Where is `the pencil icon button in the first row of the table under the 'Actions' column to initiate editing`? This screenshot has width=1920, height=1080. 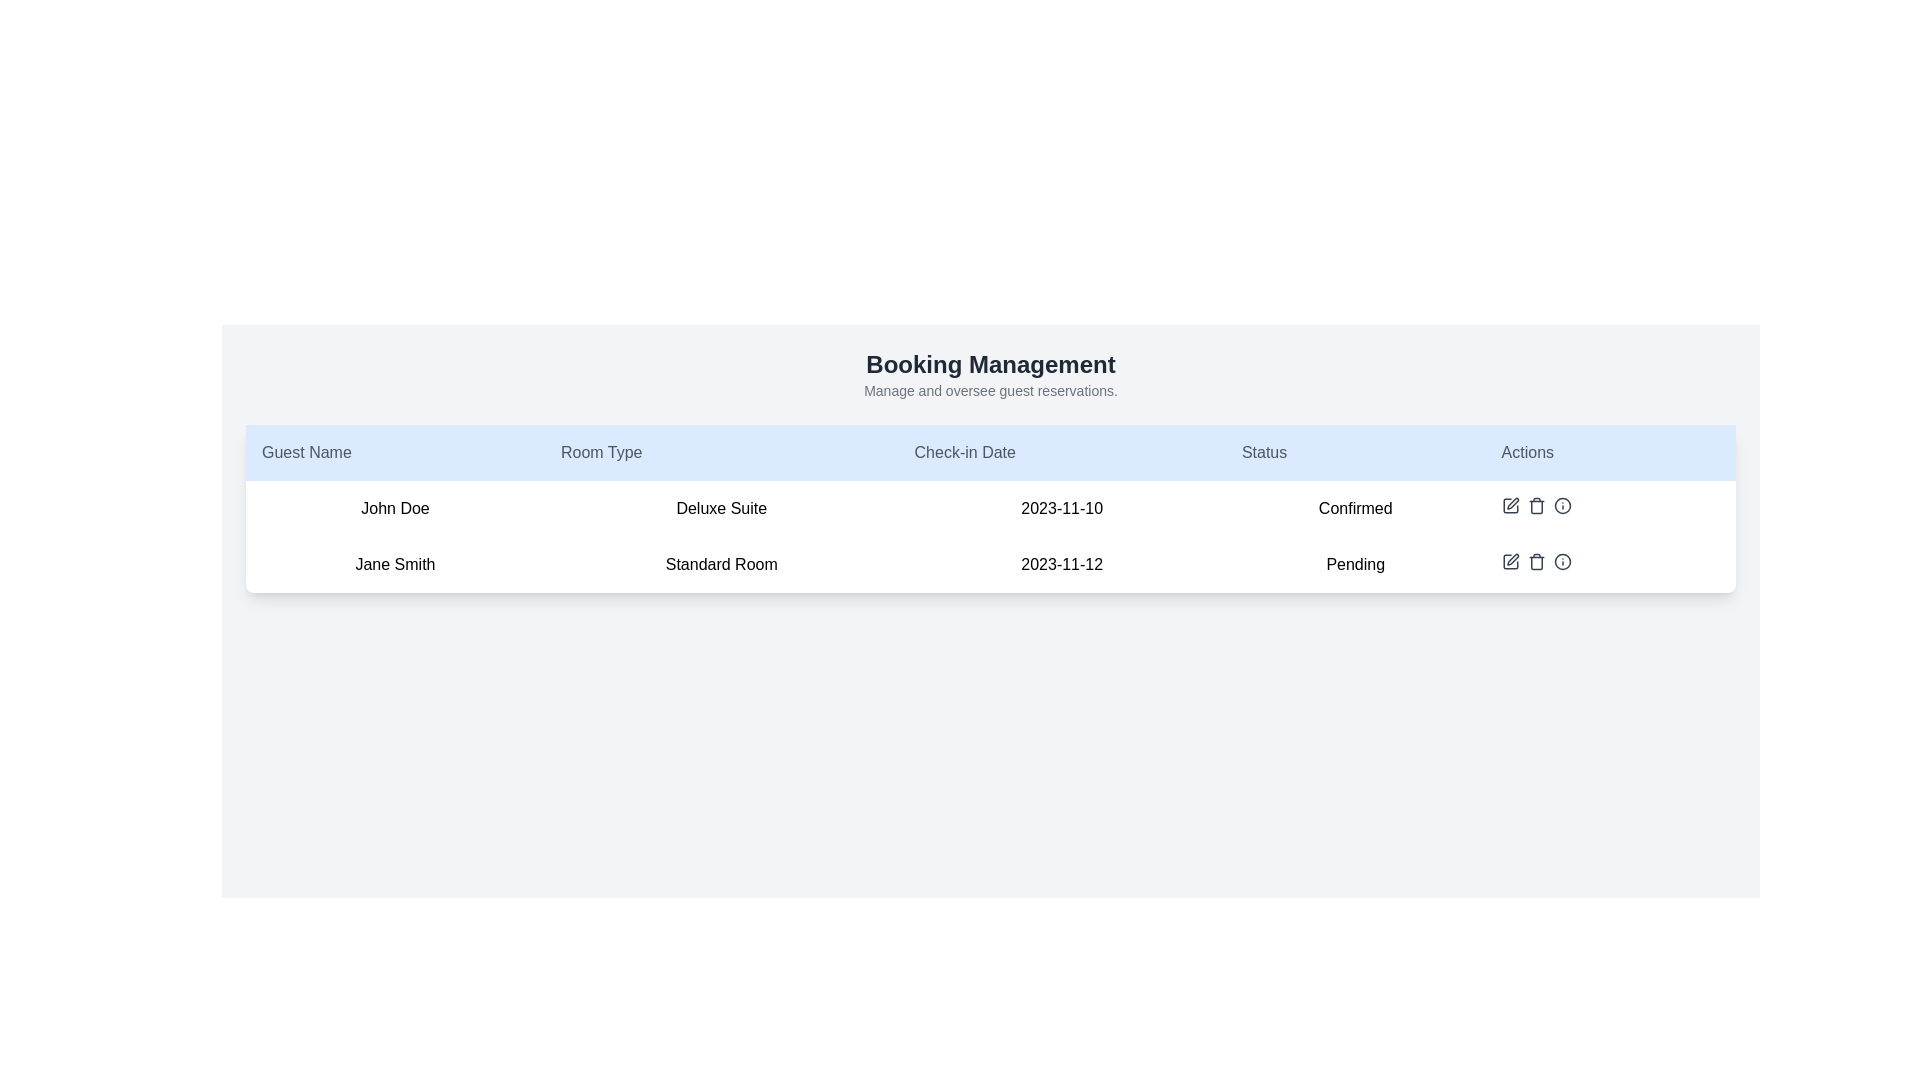
the pencil icon button in the first row of the table under the 'Actions' column to initiate editing is located at coordinates (1510, 504).